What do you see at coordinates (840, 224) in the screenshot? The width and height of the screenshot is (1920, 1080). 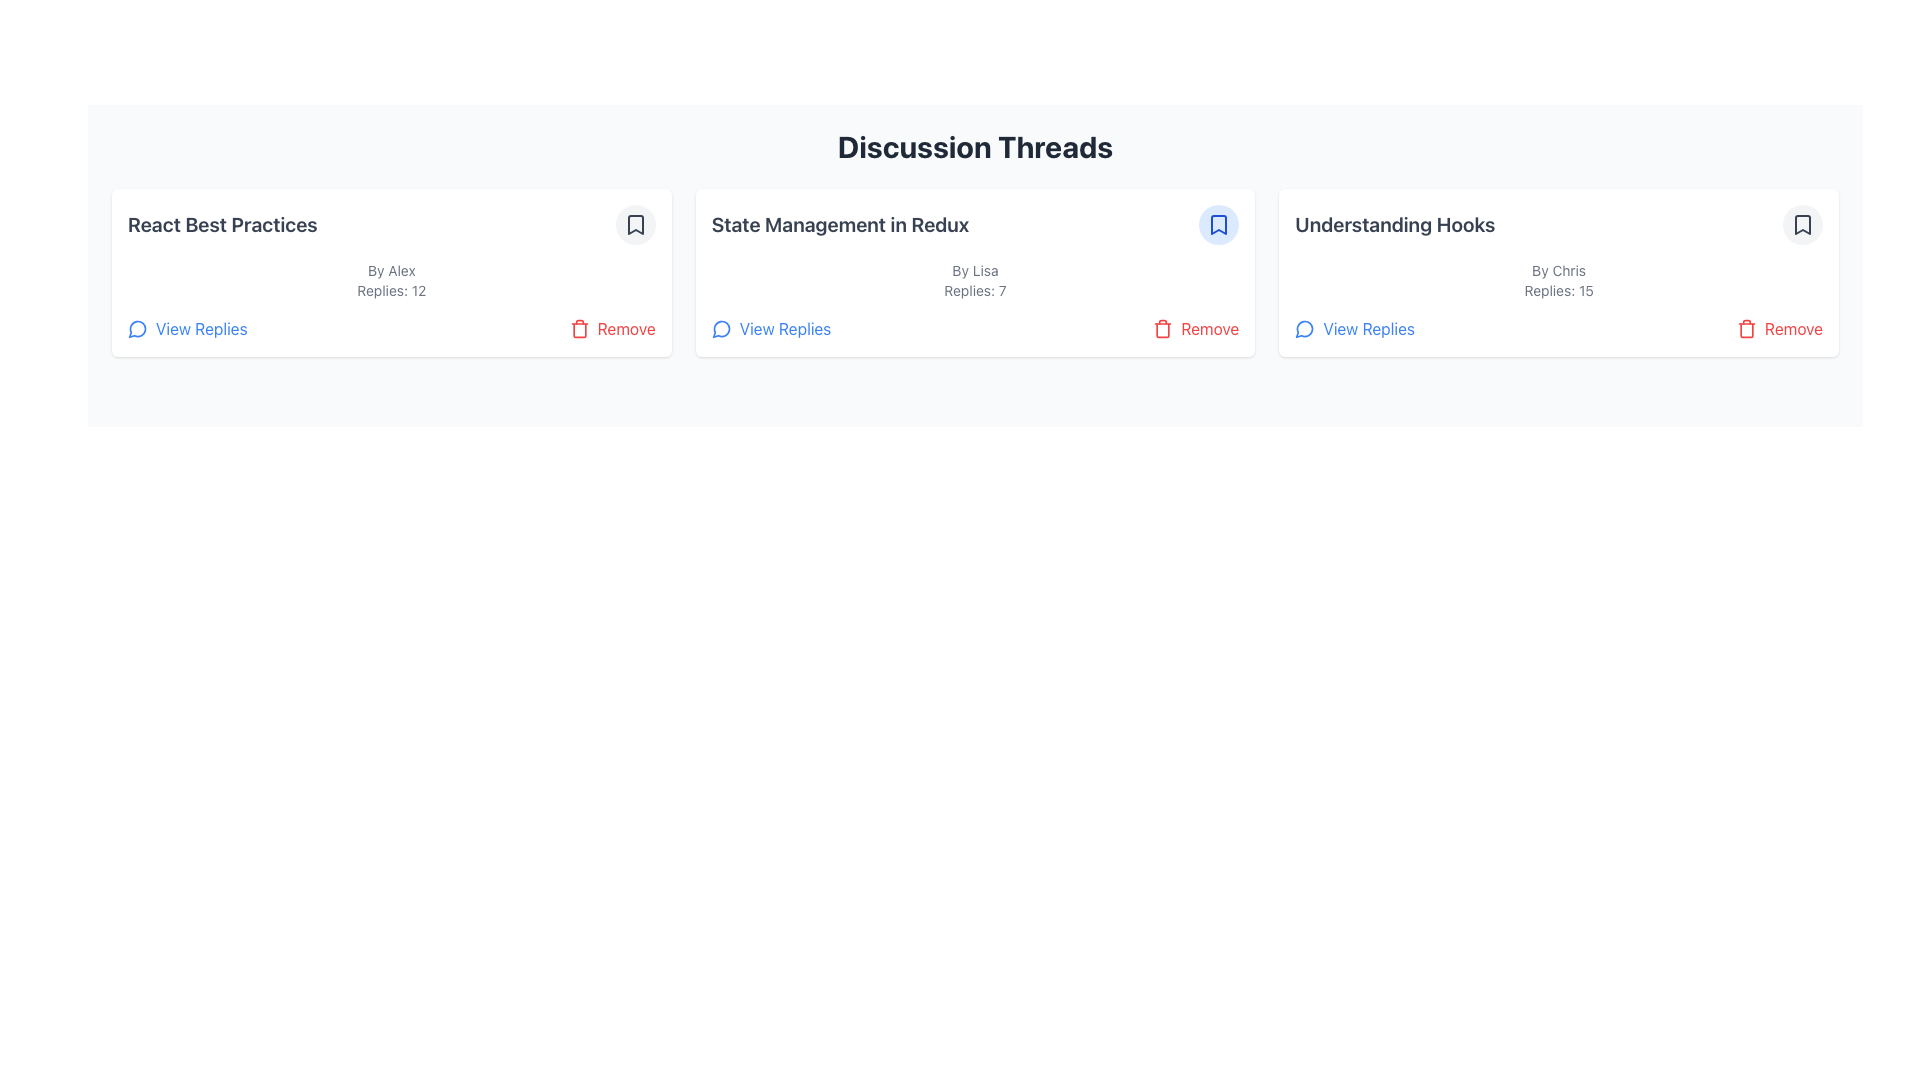 I see `the title text of the discussion thread located in the middle card of the horizontally aligned grid, positioned above 'By Lisa Replies: 7' and to the left of the bookmark icon` at bounding box center [840, 224].